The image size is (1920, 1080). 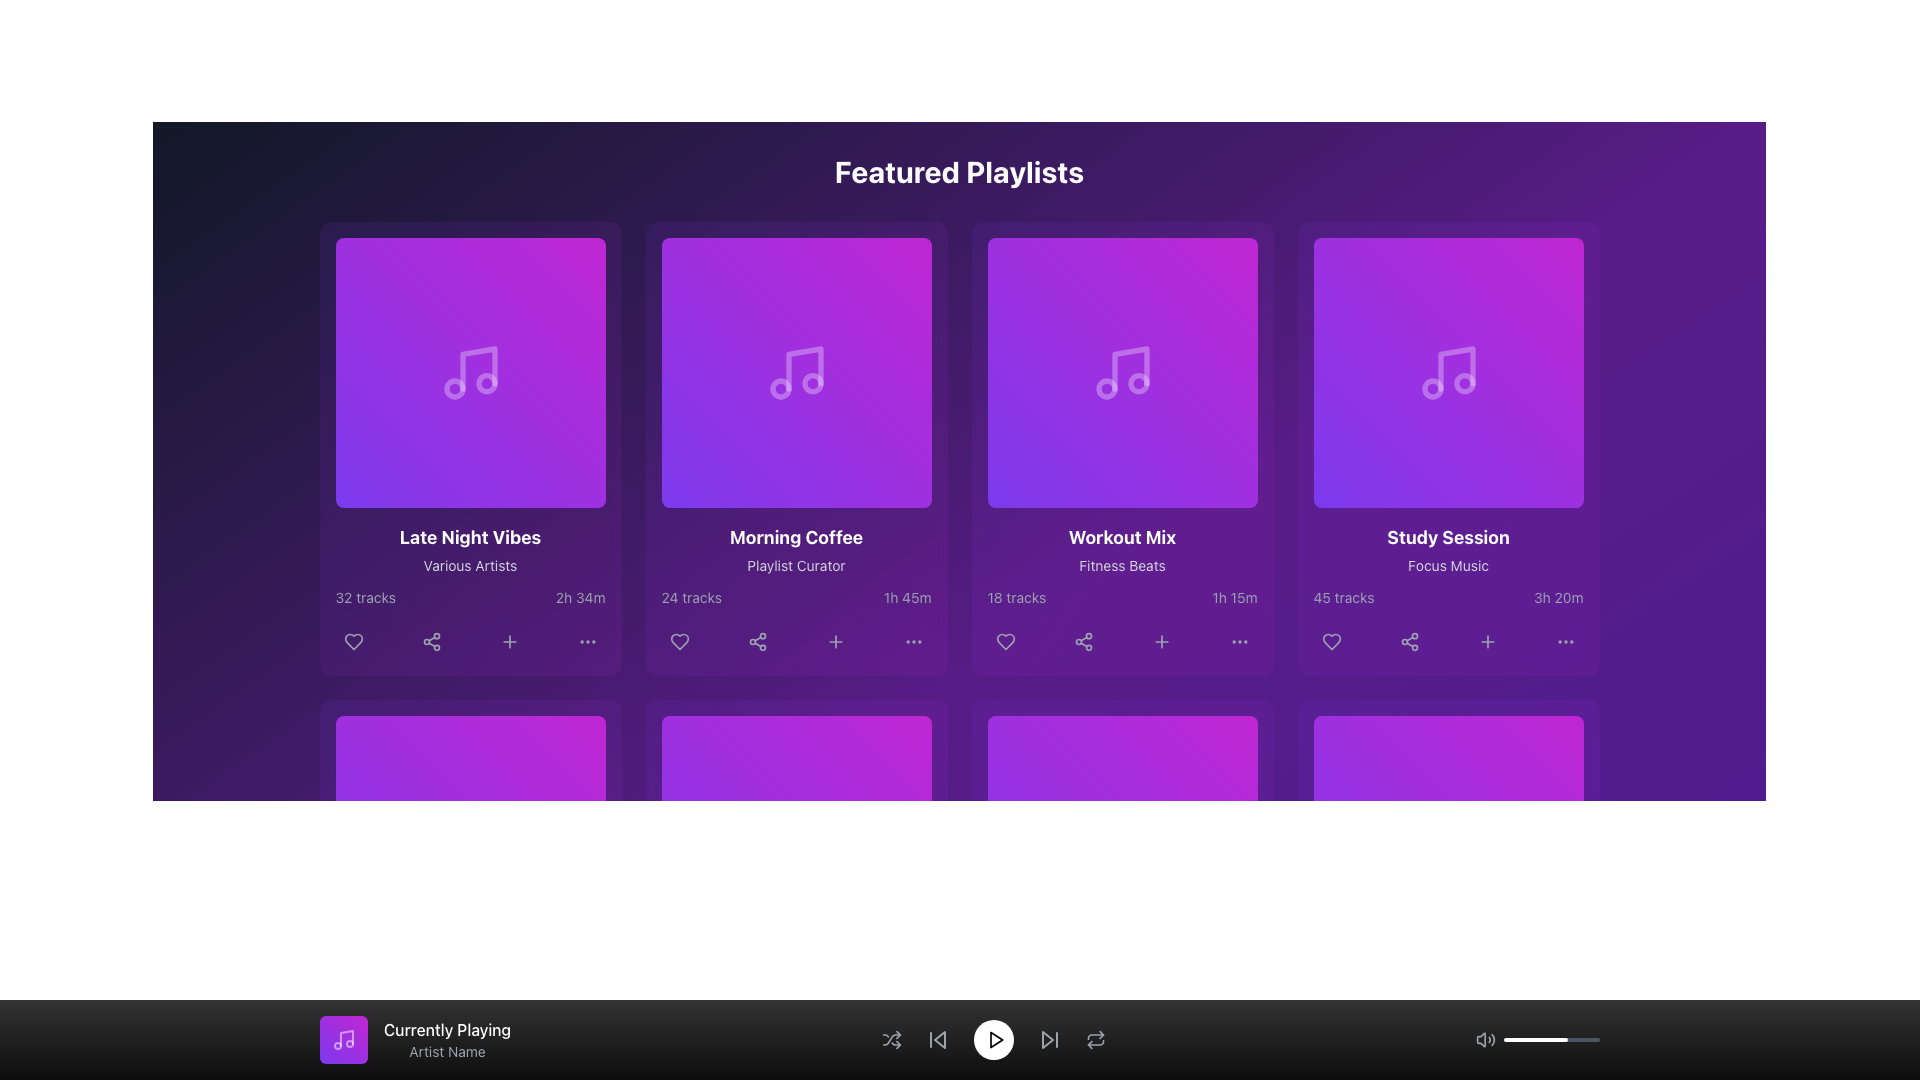 I want to click on the Text label that provides information about the number of tracks in the Study Session playlist, located in the bottom section of the Study Session card, so click(x=1344, y=596).